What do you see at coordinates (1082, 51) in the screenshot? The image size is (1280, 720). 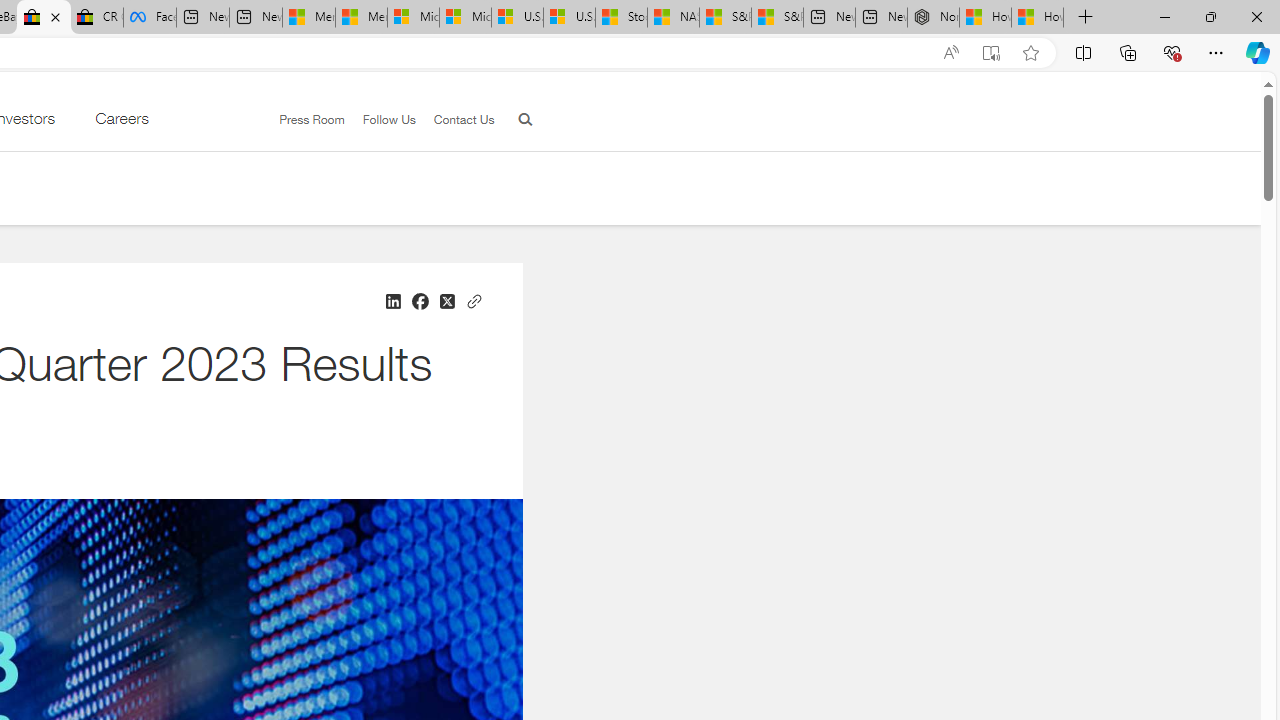 I see `'Split screen'` at bounding box center [1082, 51].